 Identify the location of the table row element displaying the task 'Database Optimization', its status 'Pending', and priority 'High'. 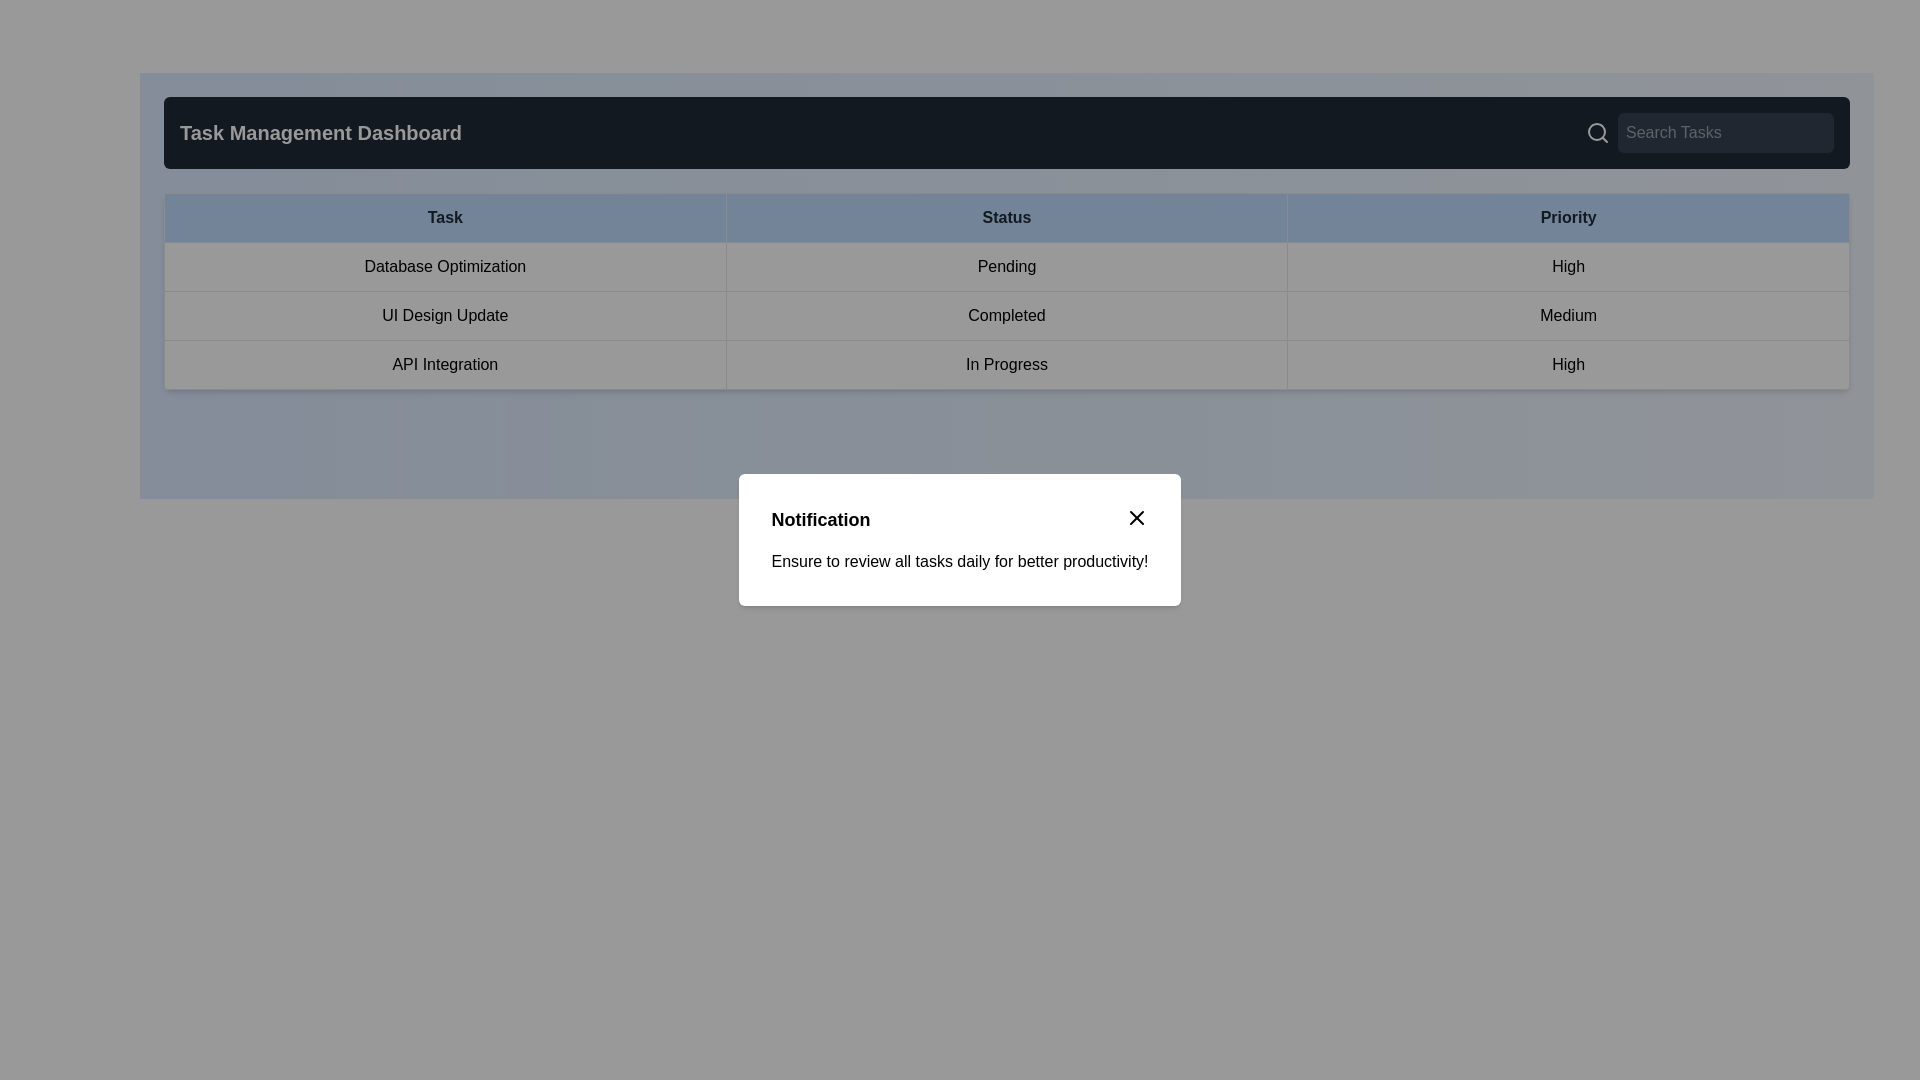
(1007, 265).